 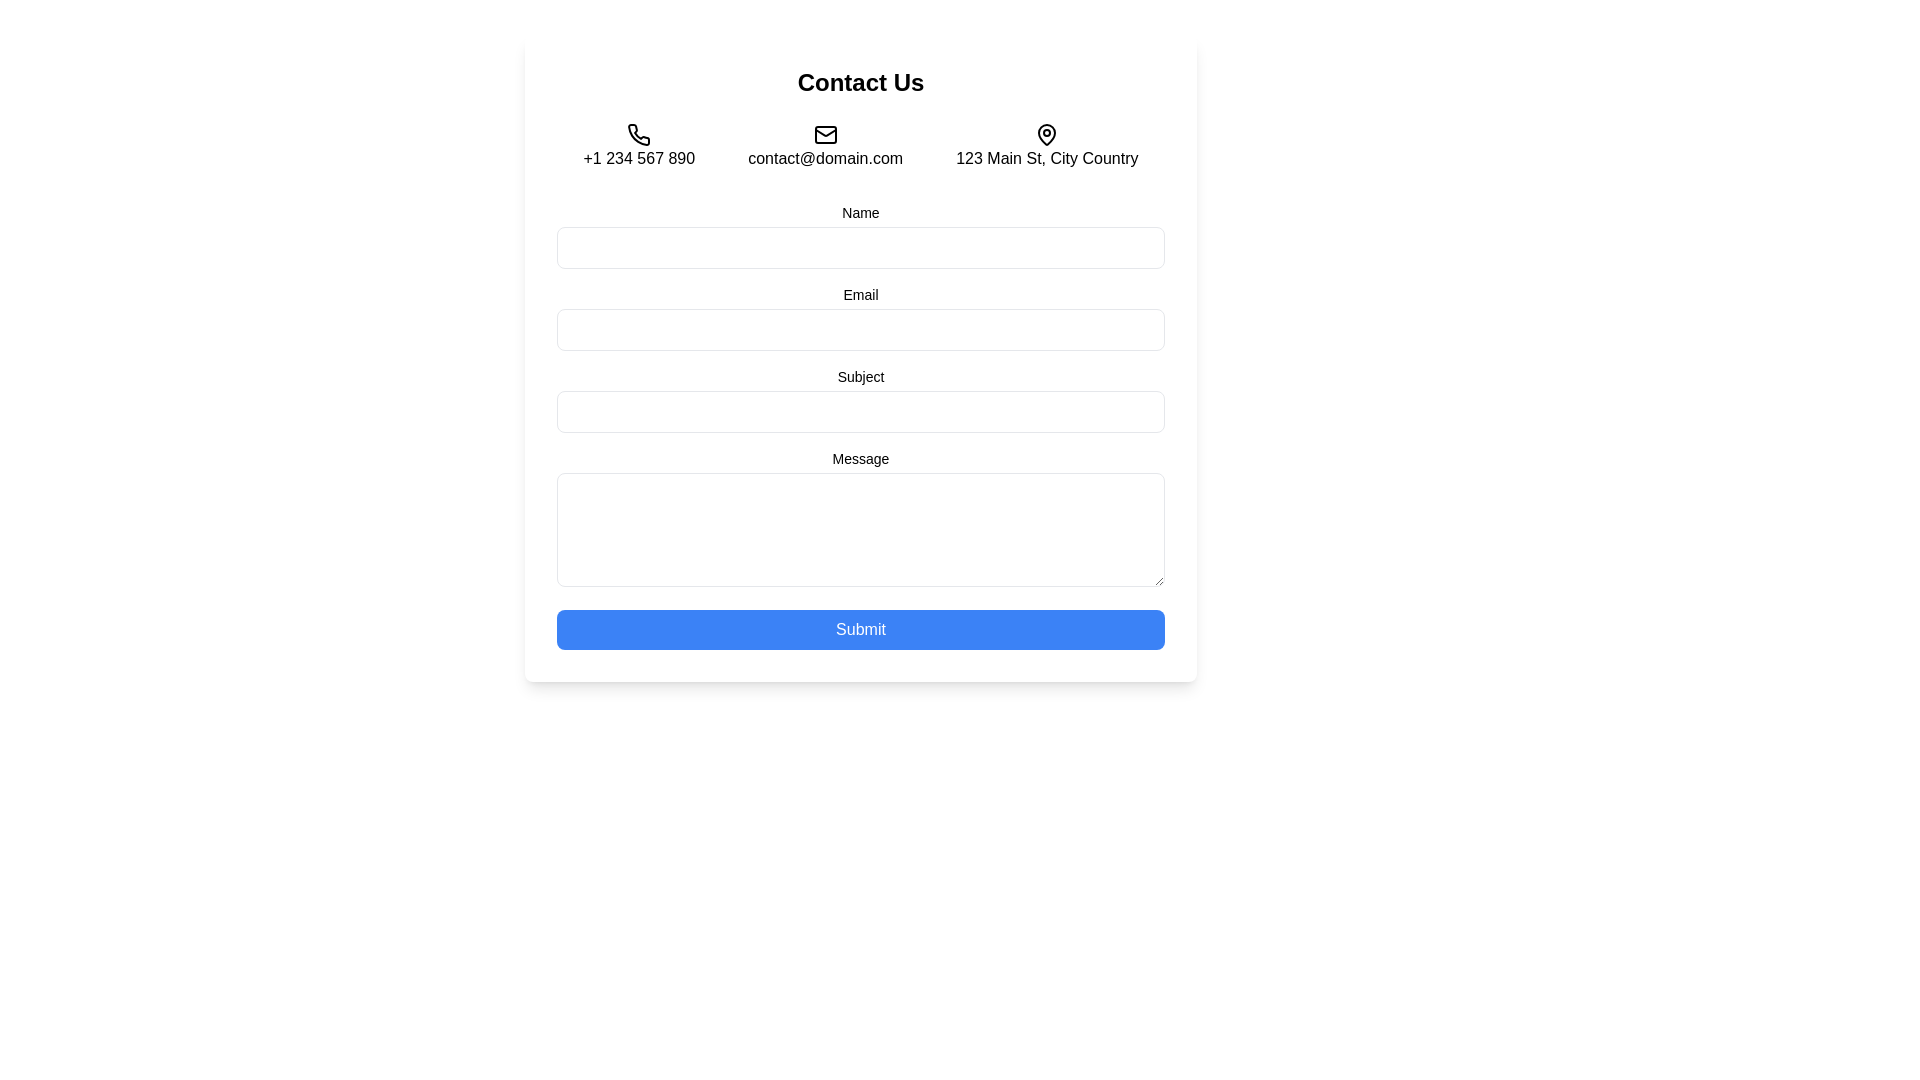 What do you see at coordinates (825, 145) in the screenshot?
I see `the static label displaying 'contact@domain.com' with the mail icon, which is the second element in the contact information group located centrally below the 'Contact Us' heading` at bounding box center [825, 145].